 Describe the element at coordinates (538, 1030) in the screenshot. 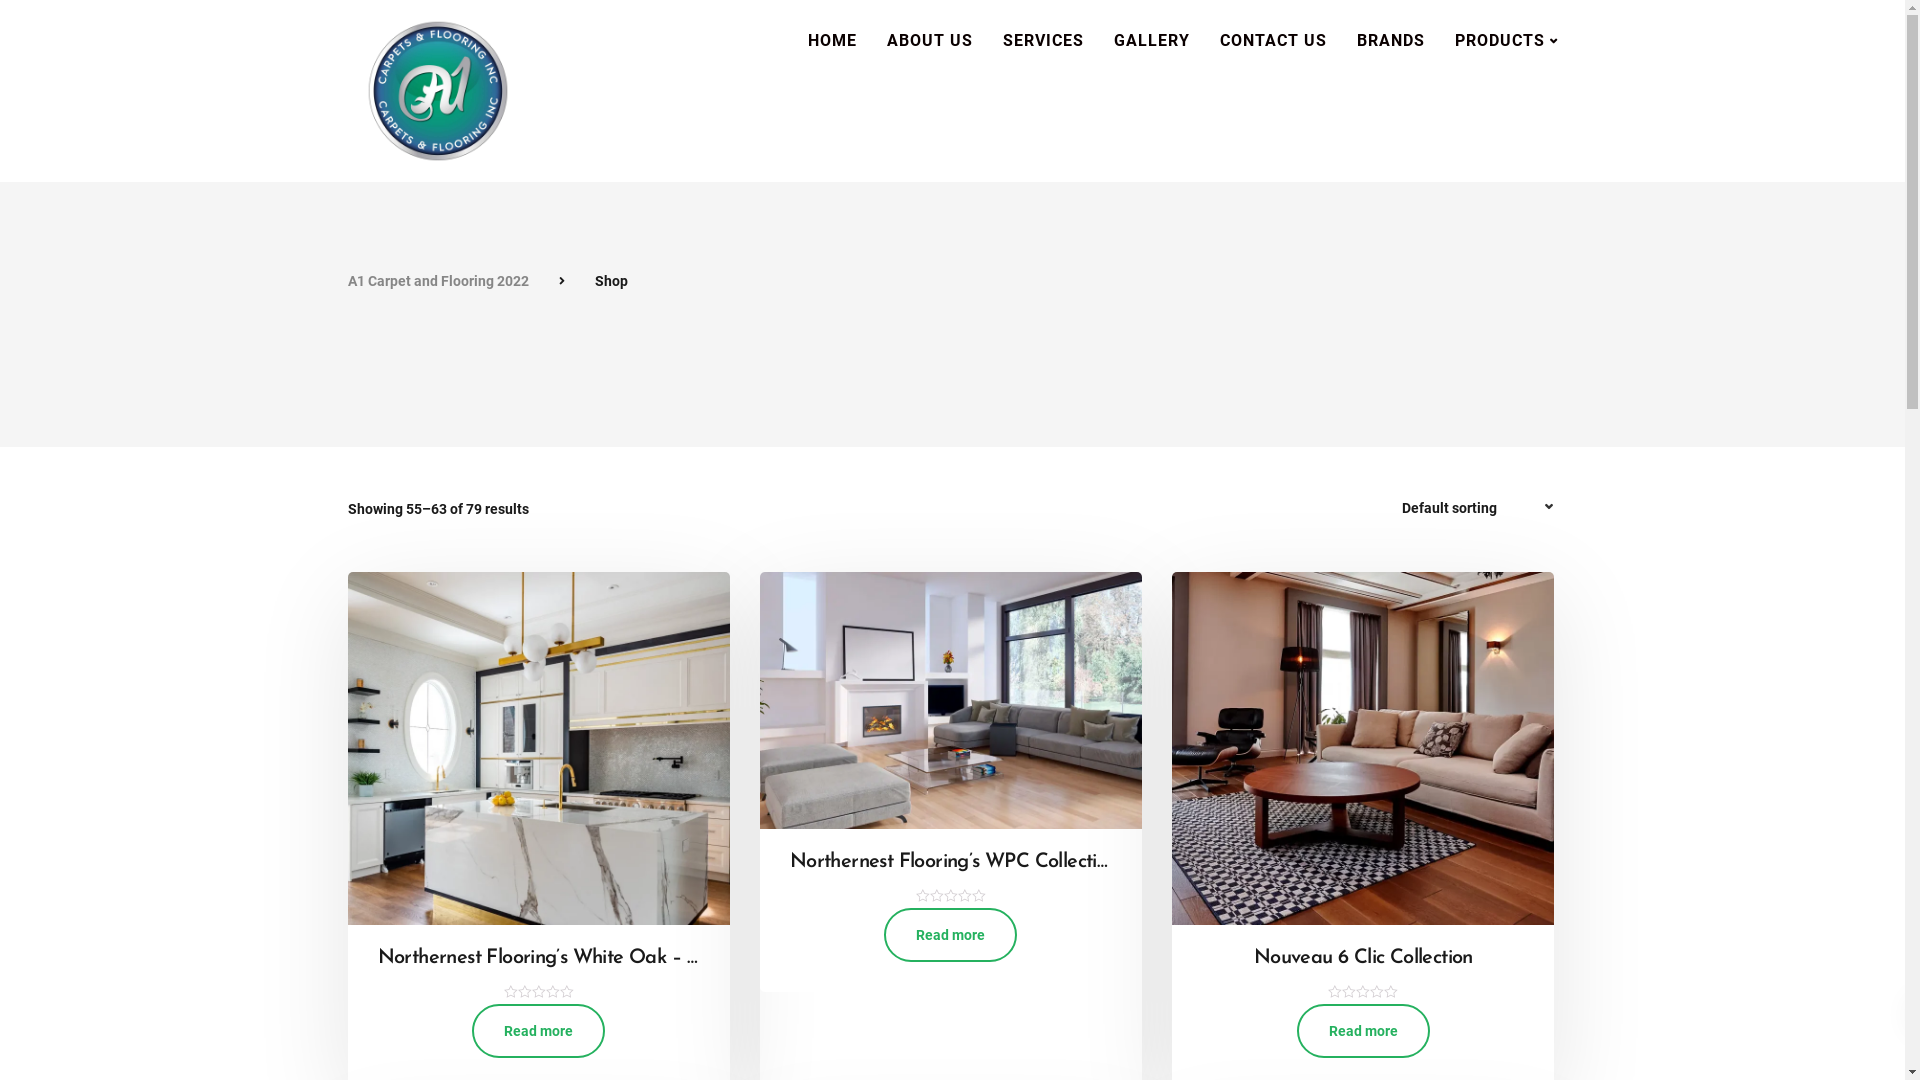

I see `'Read more'` at that location.